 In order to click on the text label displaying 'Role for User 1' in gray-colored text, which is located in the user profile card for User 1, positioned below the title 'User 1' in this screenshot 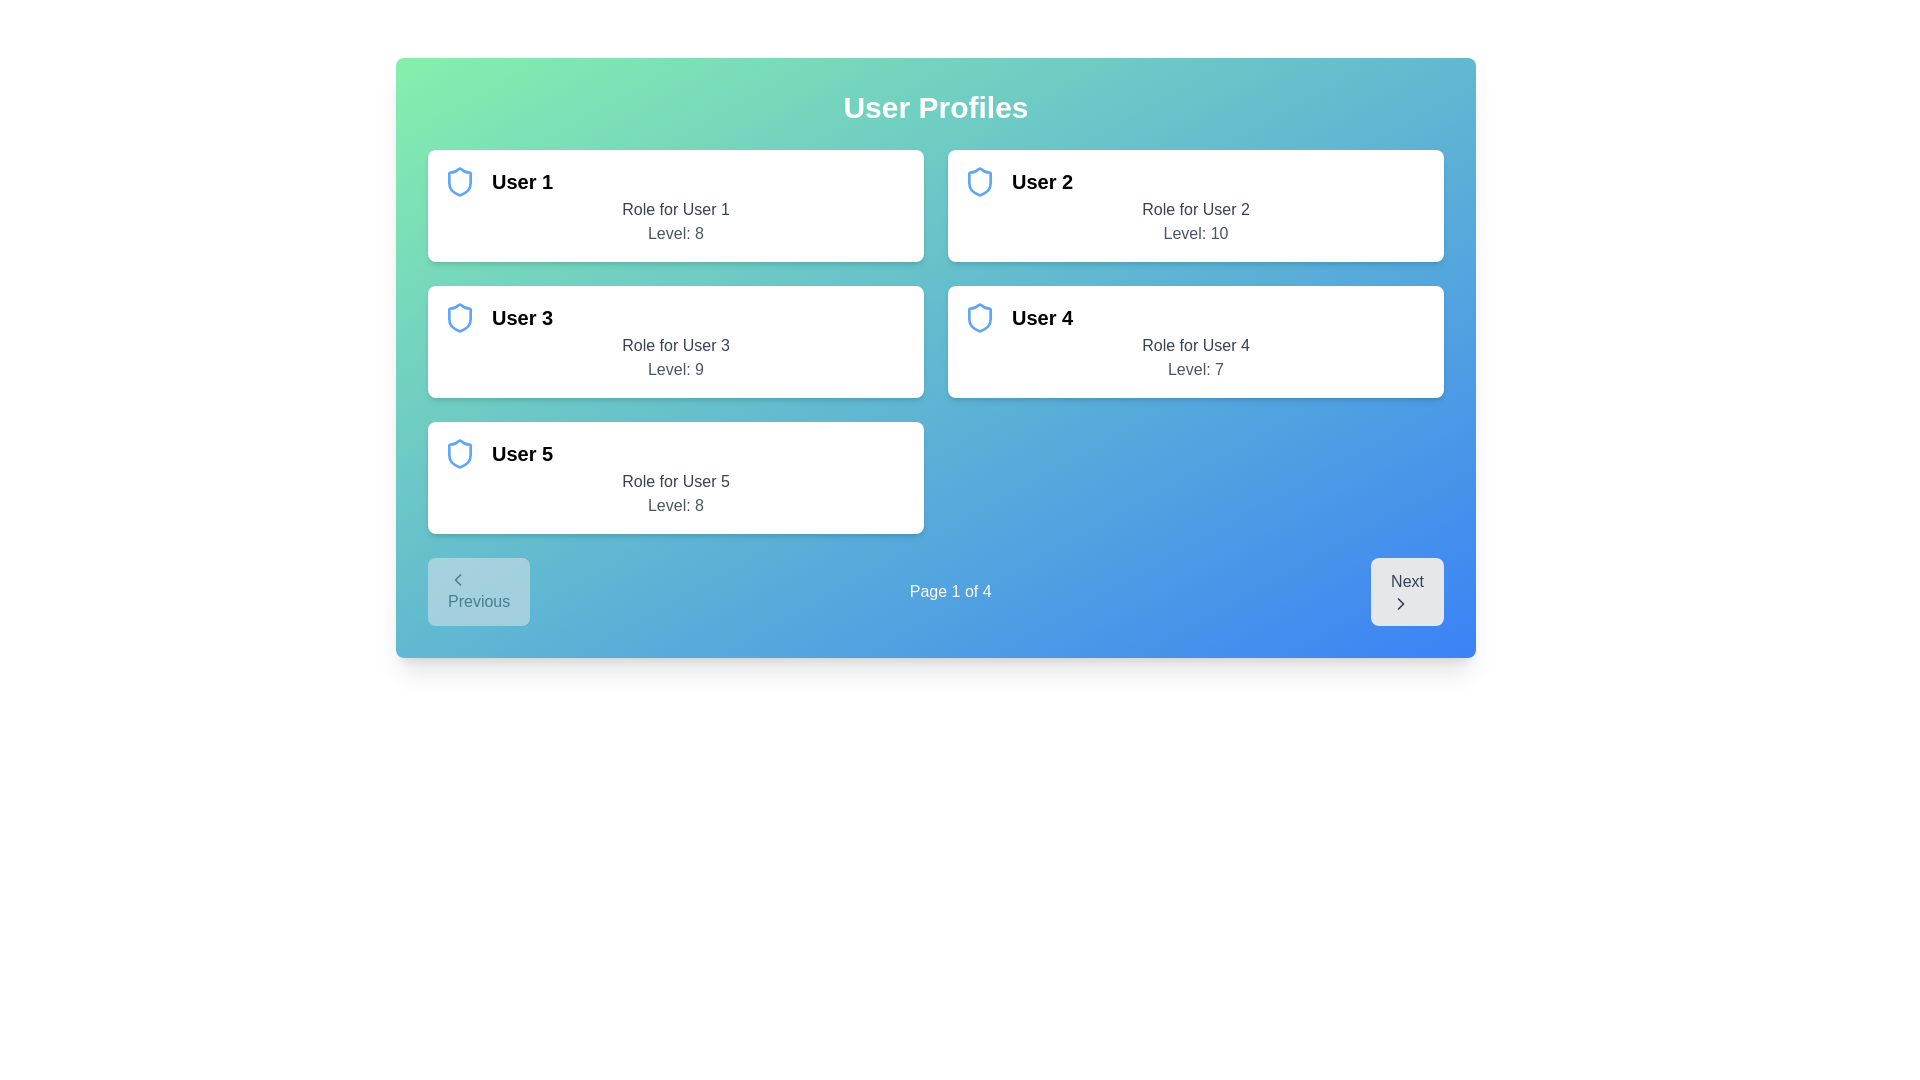, I will do `click(676, 209)`.